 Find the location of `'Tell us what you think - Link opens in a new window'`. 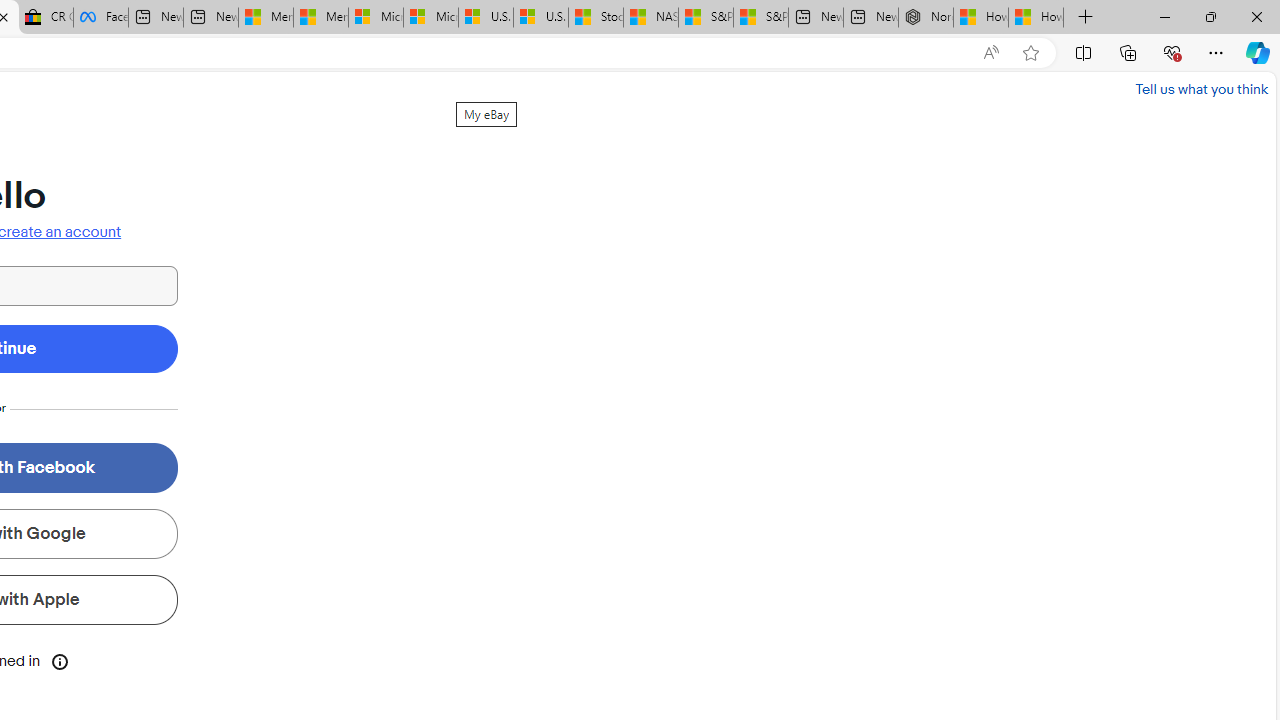

'Tell us what you think - Link opens in a new window' is located at coordinates (1200, 88).